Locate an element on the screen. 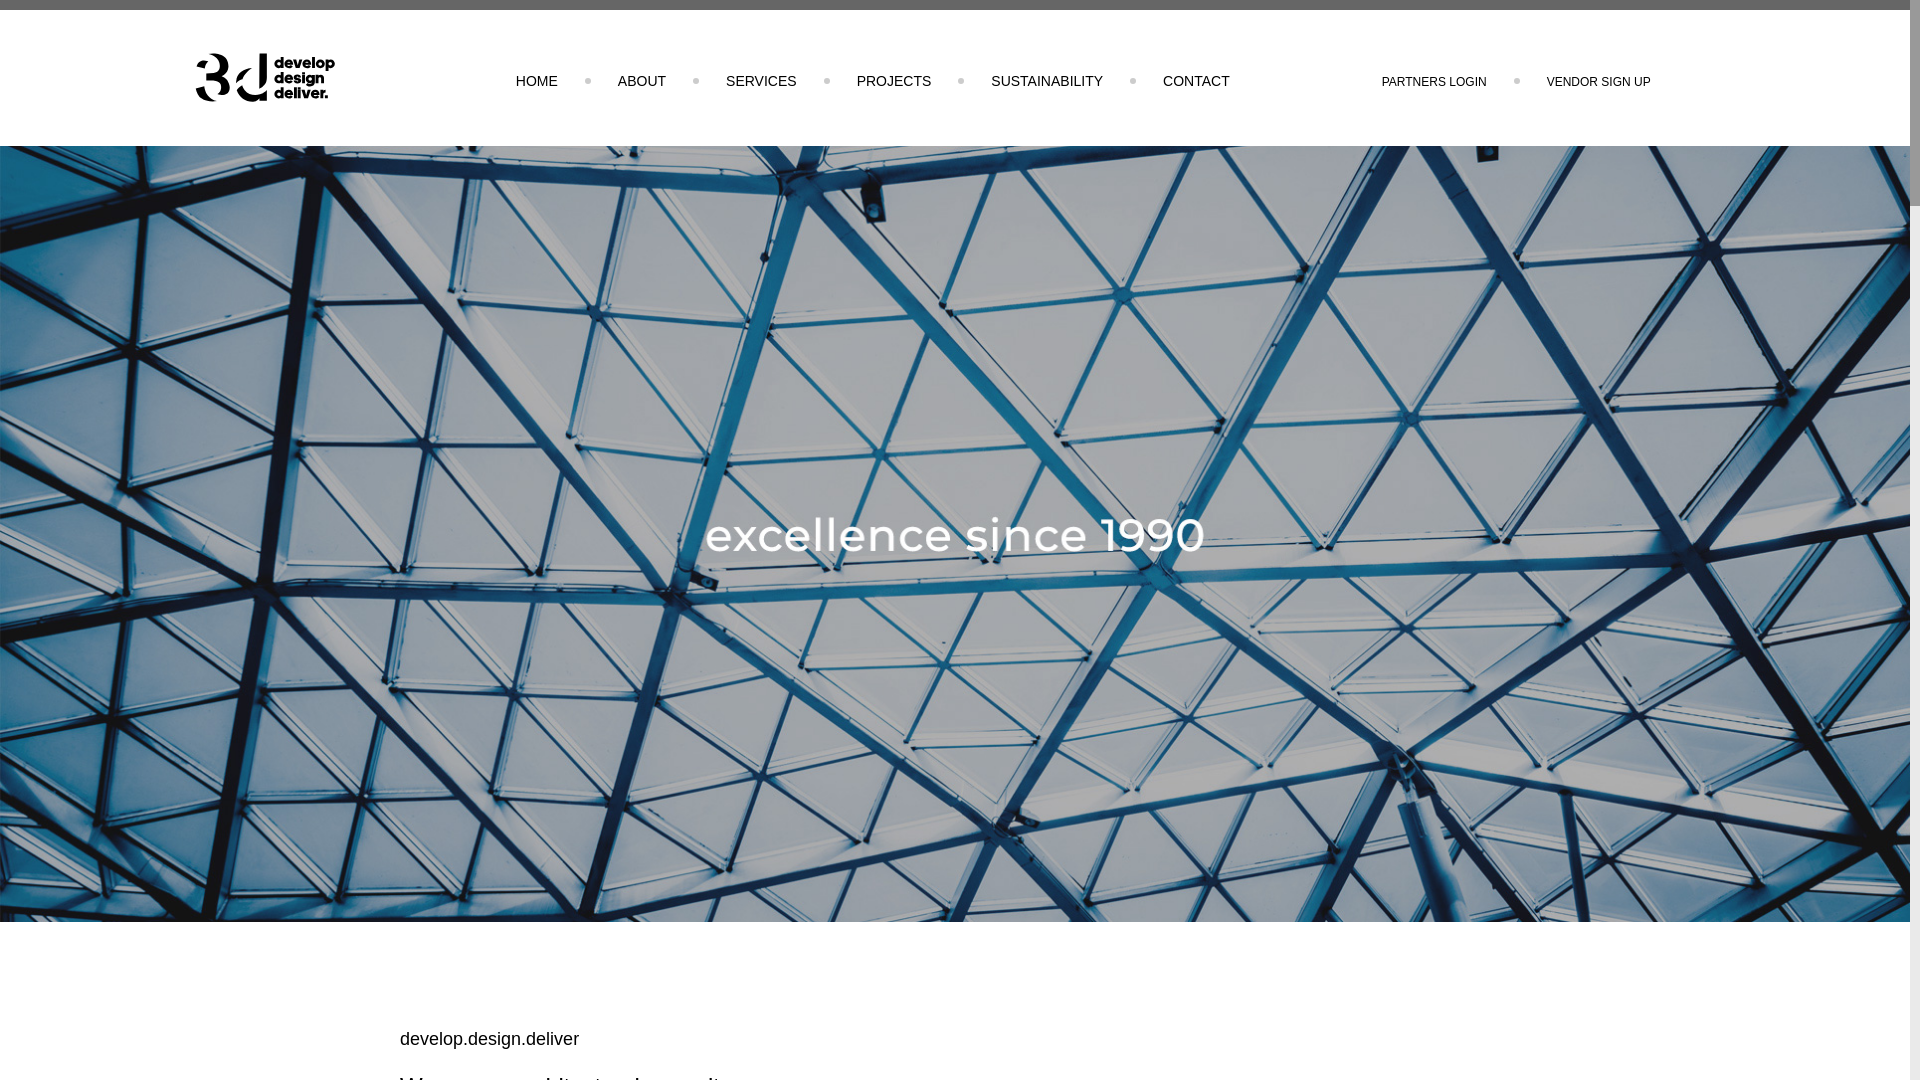 The height and width of the screenshot is (1080, 1920). 'SERVICES' is located at coordinates (724, 80).